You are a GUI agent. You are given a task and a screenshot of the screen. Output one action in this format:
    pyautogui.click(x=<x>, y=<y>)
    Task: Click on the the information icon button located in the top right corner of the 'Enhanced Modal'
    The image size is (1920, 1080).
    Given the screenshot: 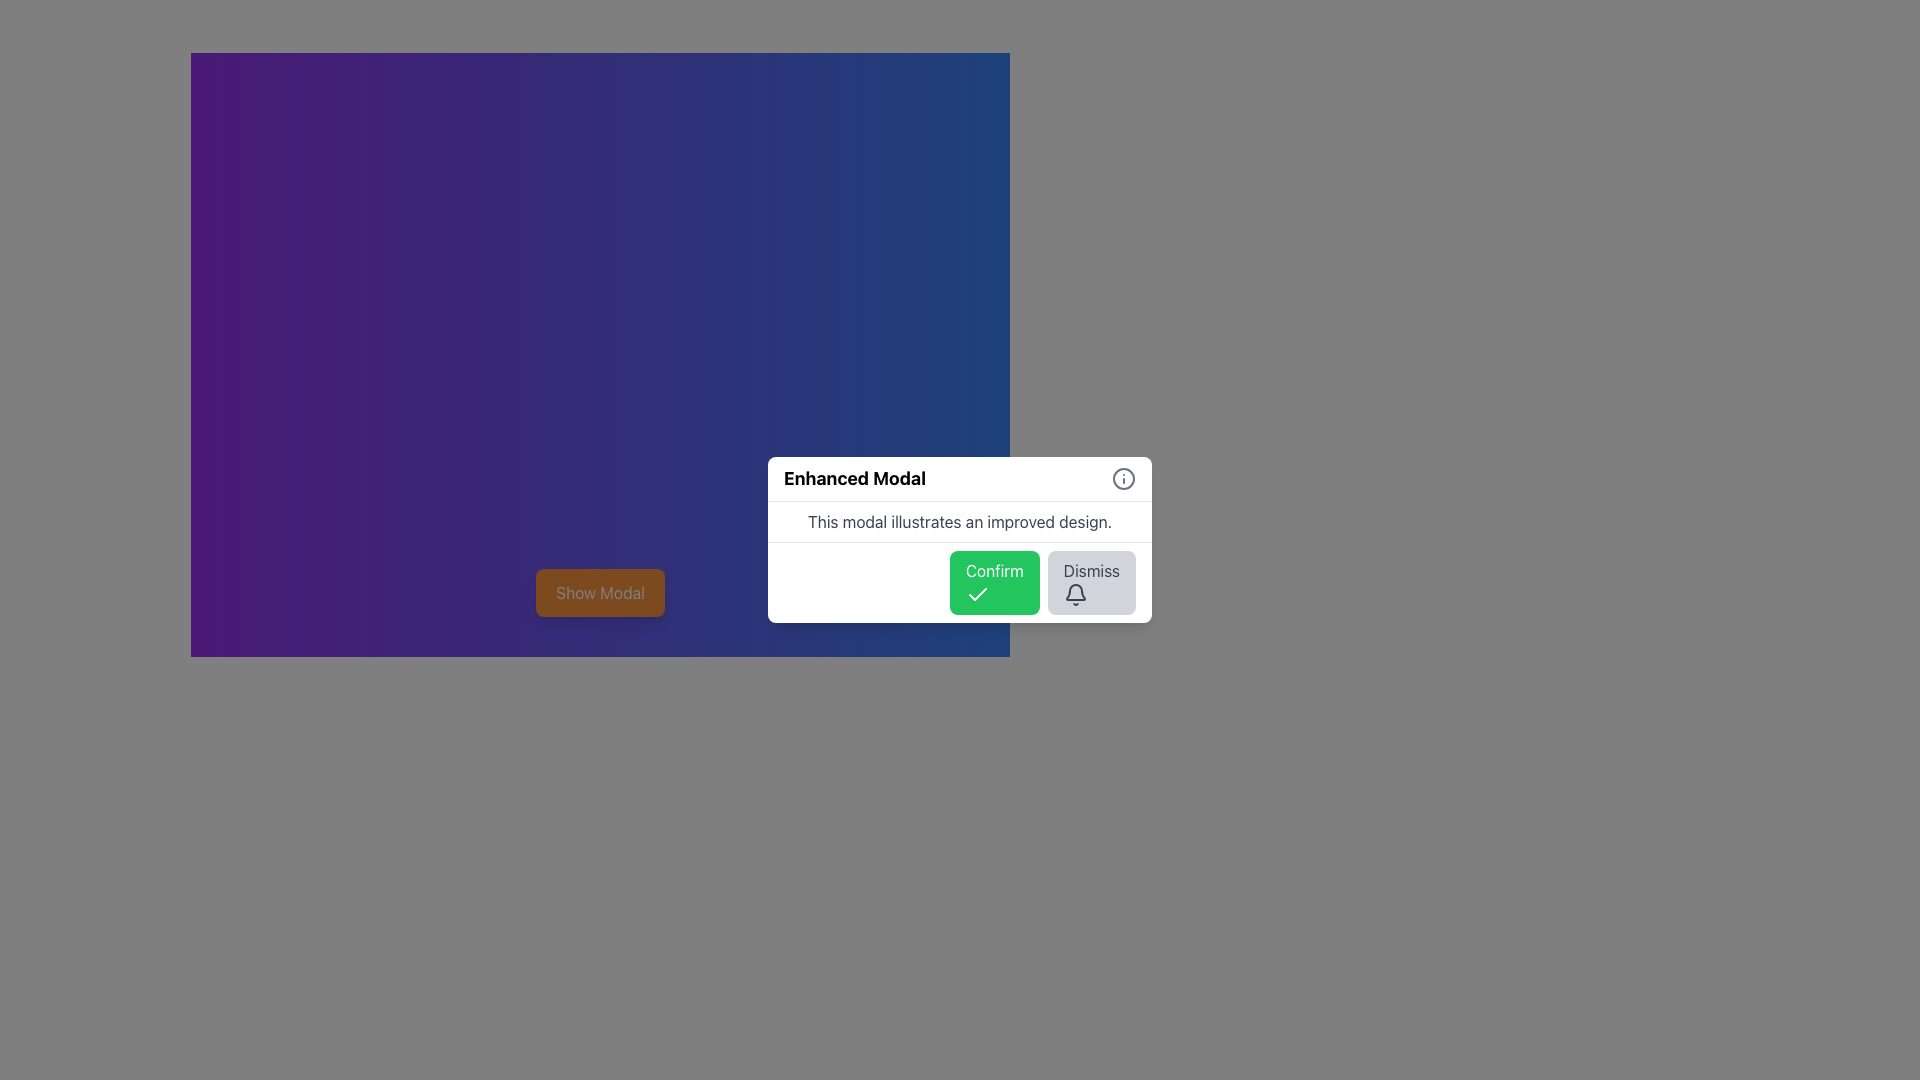 What is the action you would take?
    pyautogui.click(x=1123, y=478)
    